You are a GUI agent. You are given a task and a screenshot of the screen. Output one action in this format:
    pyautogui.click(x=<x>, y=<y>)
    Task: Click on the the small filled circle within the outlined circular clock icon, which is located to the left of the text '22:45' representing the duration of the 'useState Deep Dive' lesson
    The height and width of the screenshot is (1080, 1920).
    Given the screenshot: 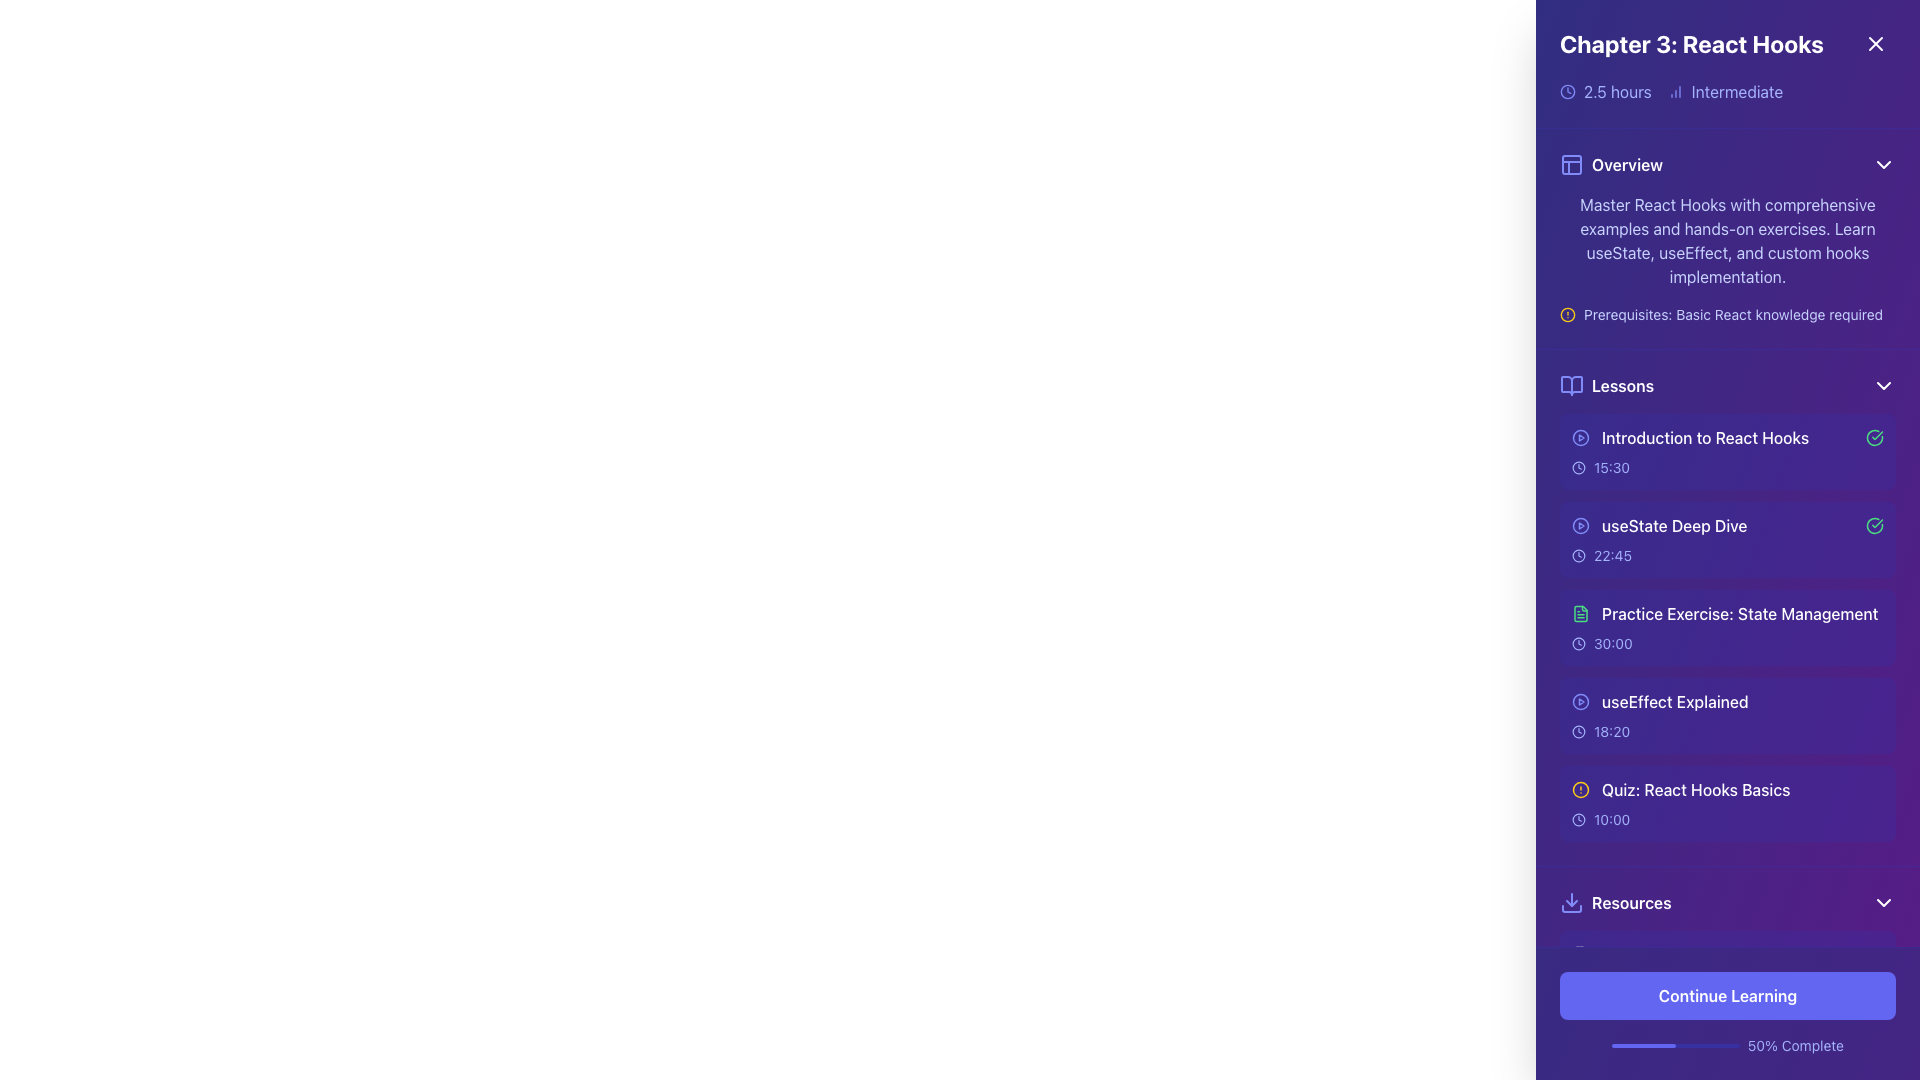 What is the action you would take?
    pyautogui.click(x=1578, y=555)
    